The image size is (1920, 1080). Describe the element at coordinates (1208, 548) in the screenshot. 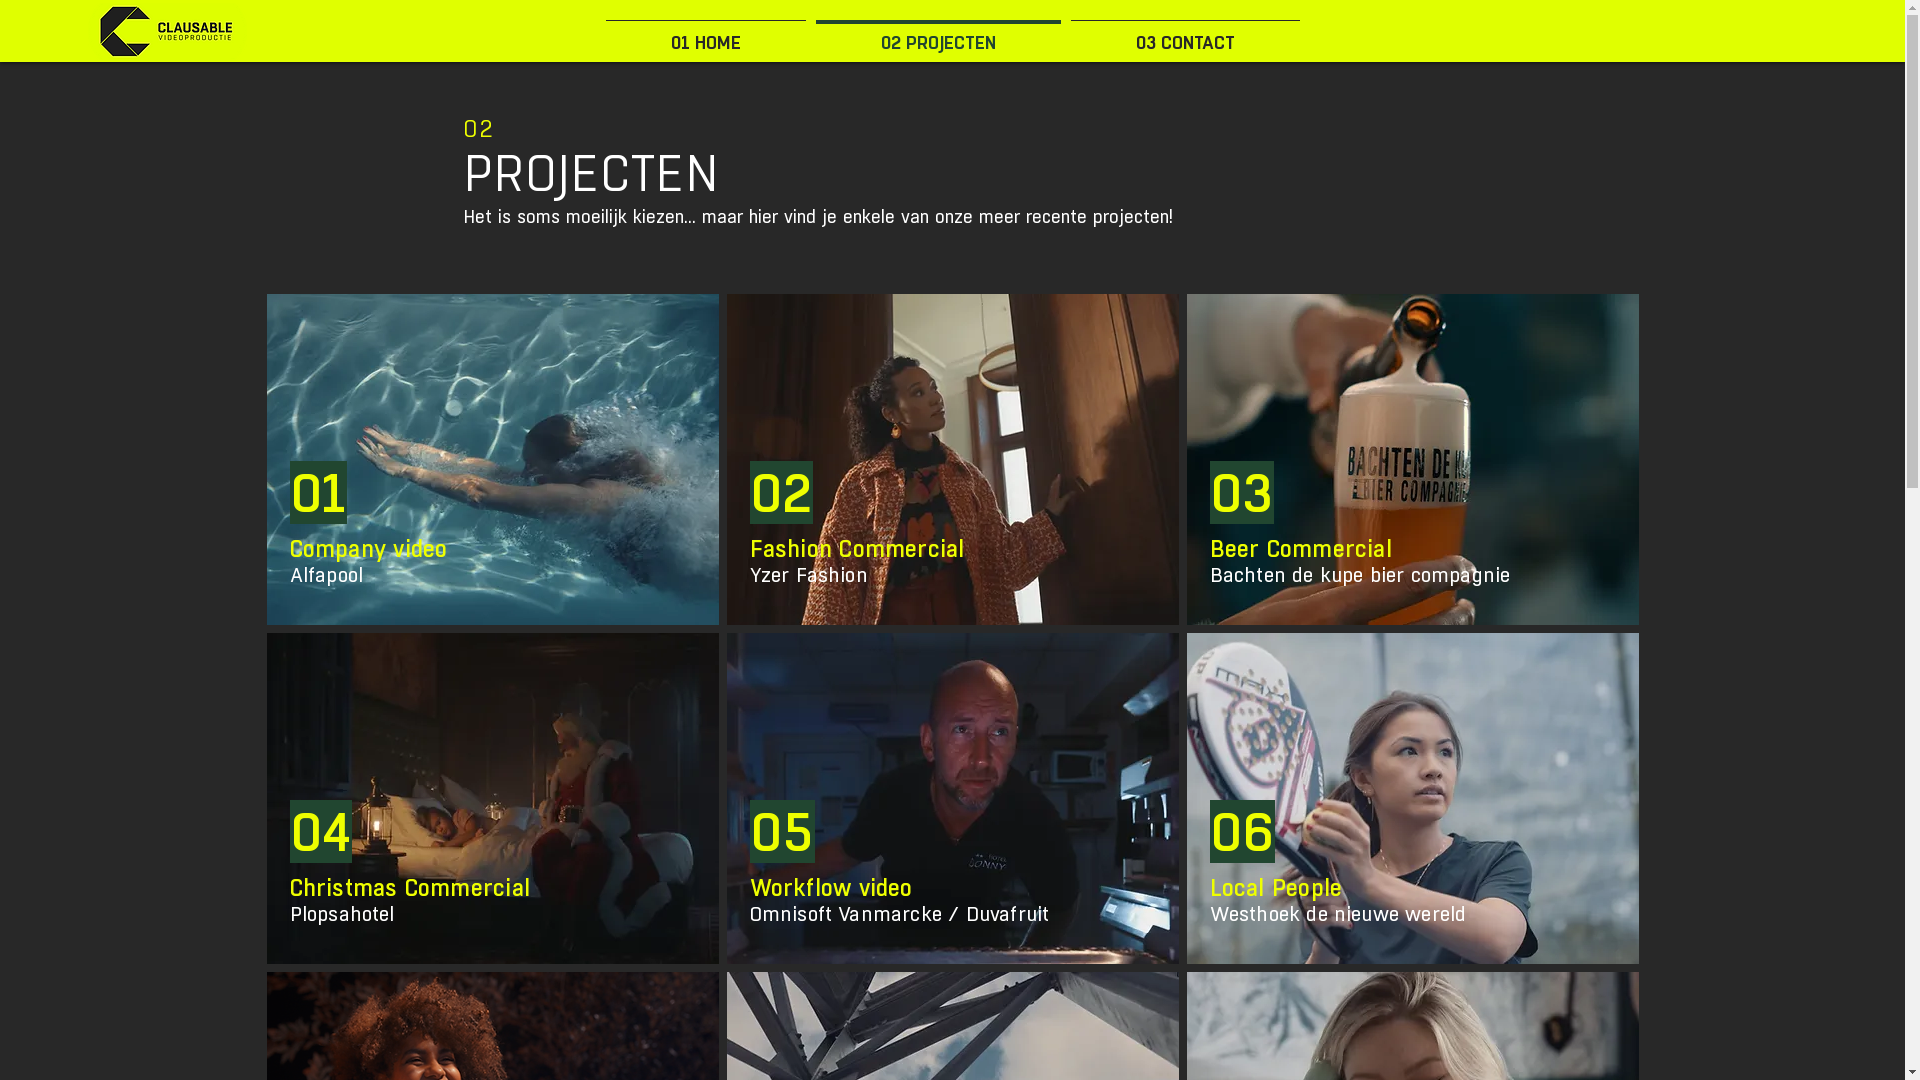

I see `'Beer Commercial'` at that location.